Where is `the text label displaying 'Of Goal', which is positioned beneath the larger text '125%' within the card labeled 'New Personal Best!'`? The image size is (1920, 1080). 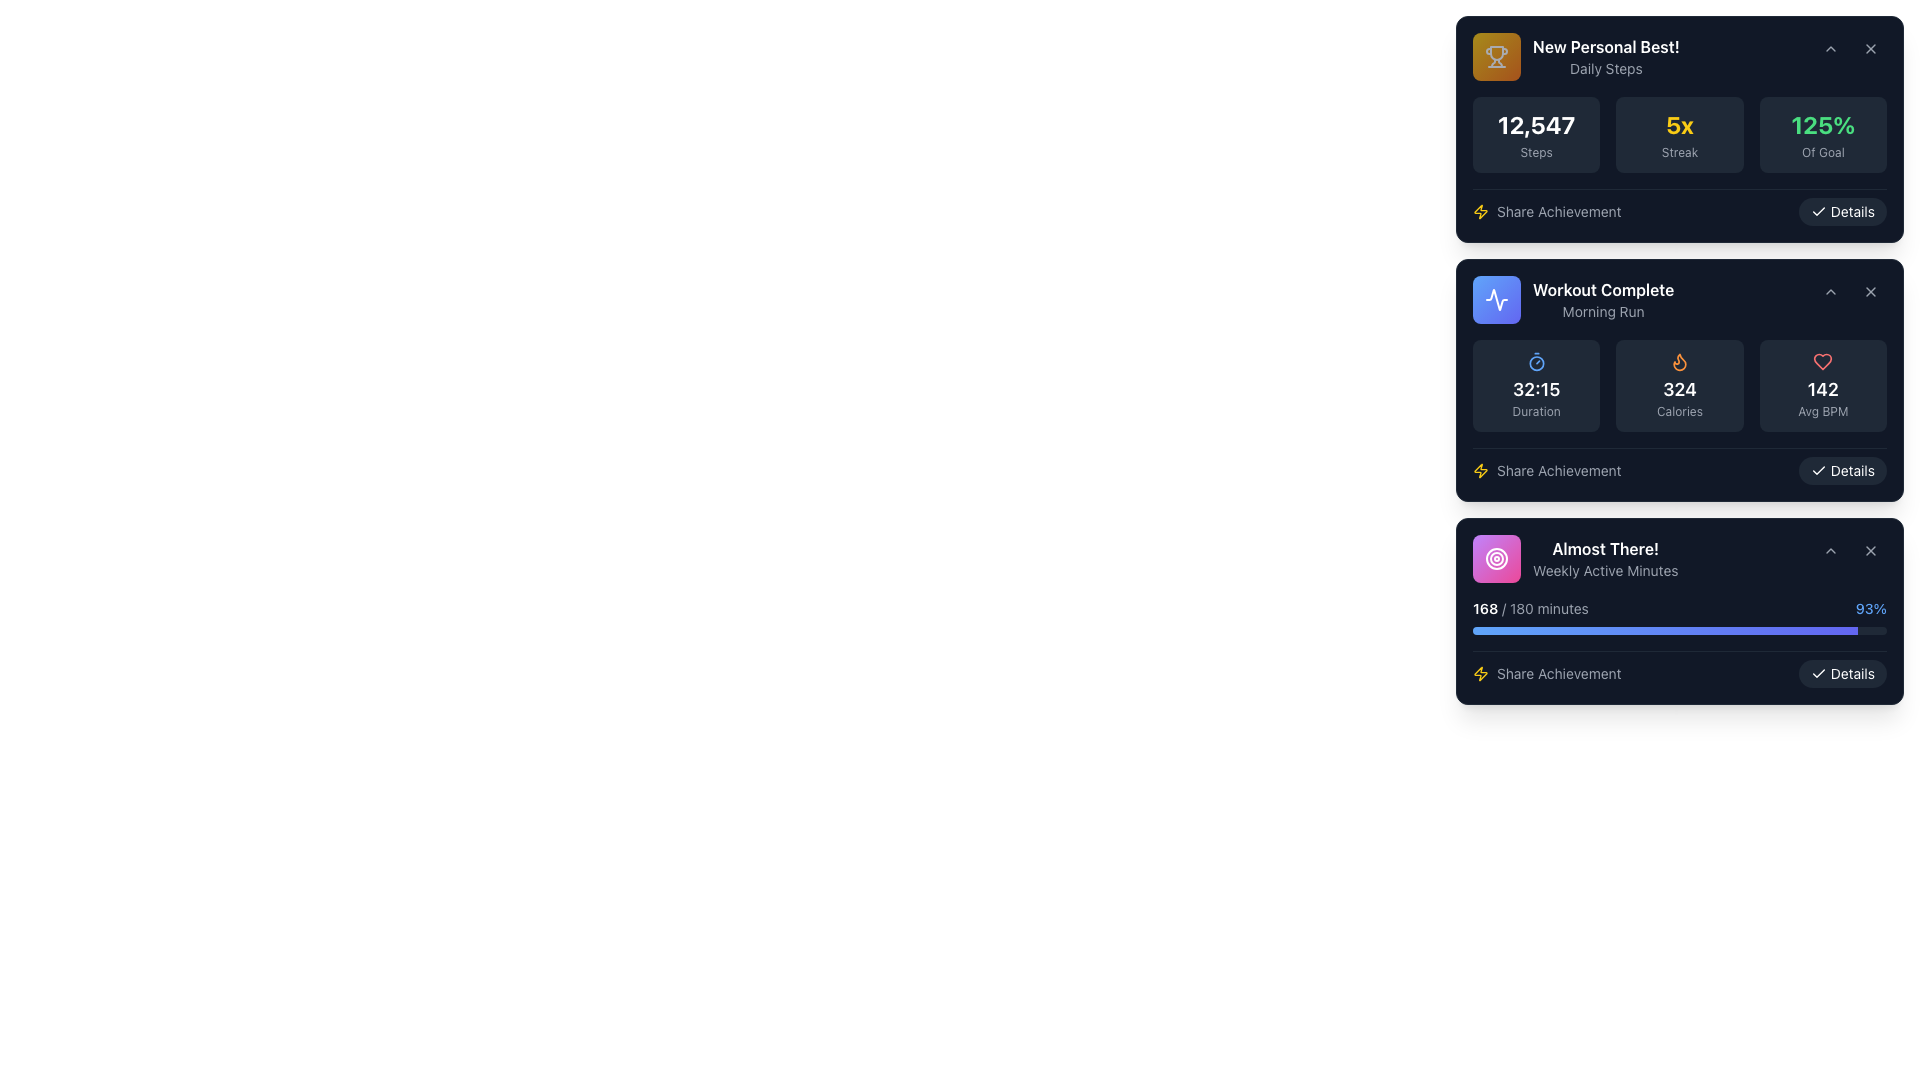 the text label displaying 'Of Goal', which is positioned beneath the larger text '125%' within the card labeled 'New Personal Best!' is located at coordinates (1823, 152).